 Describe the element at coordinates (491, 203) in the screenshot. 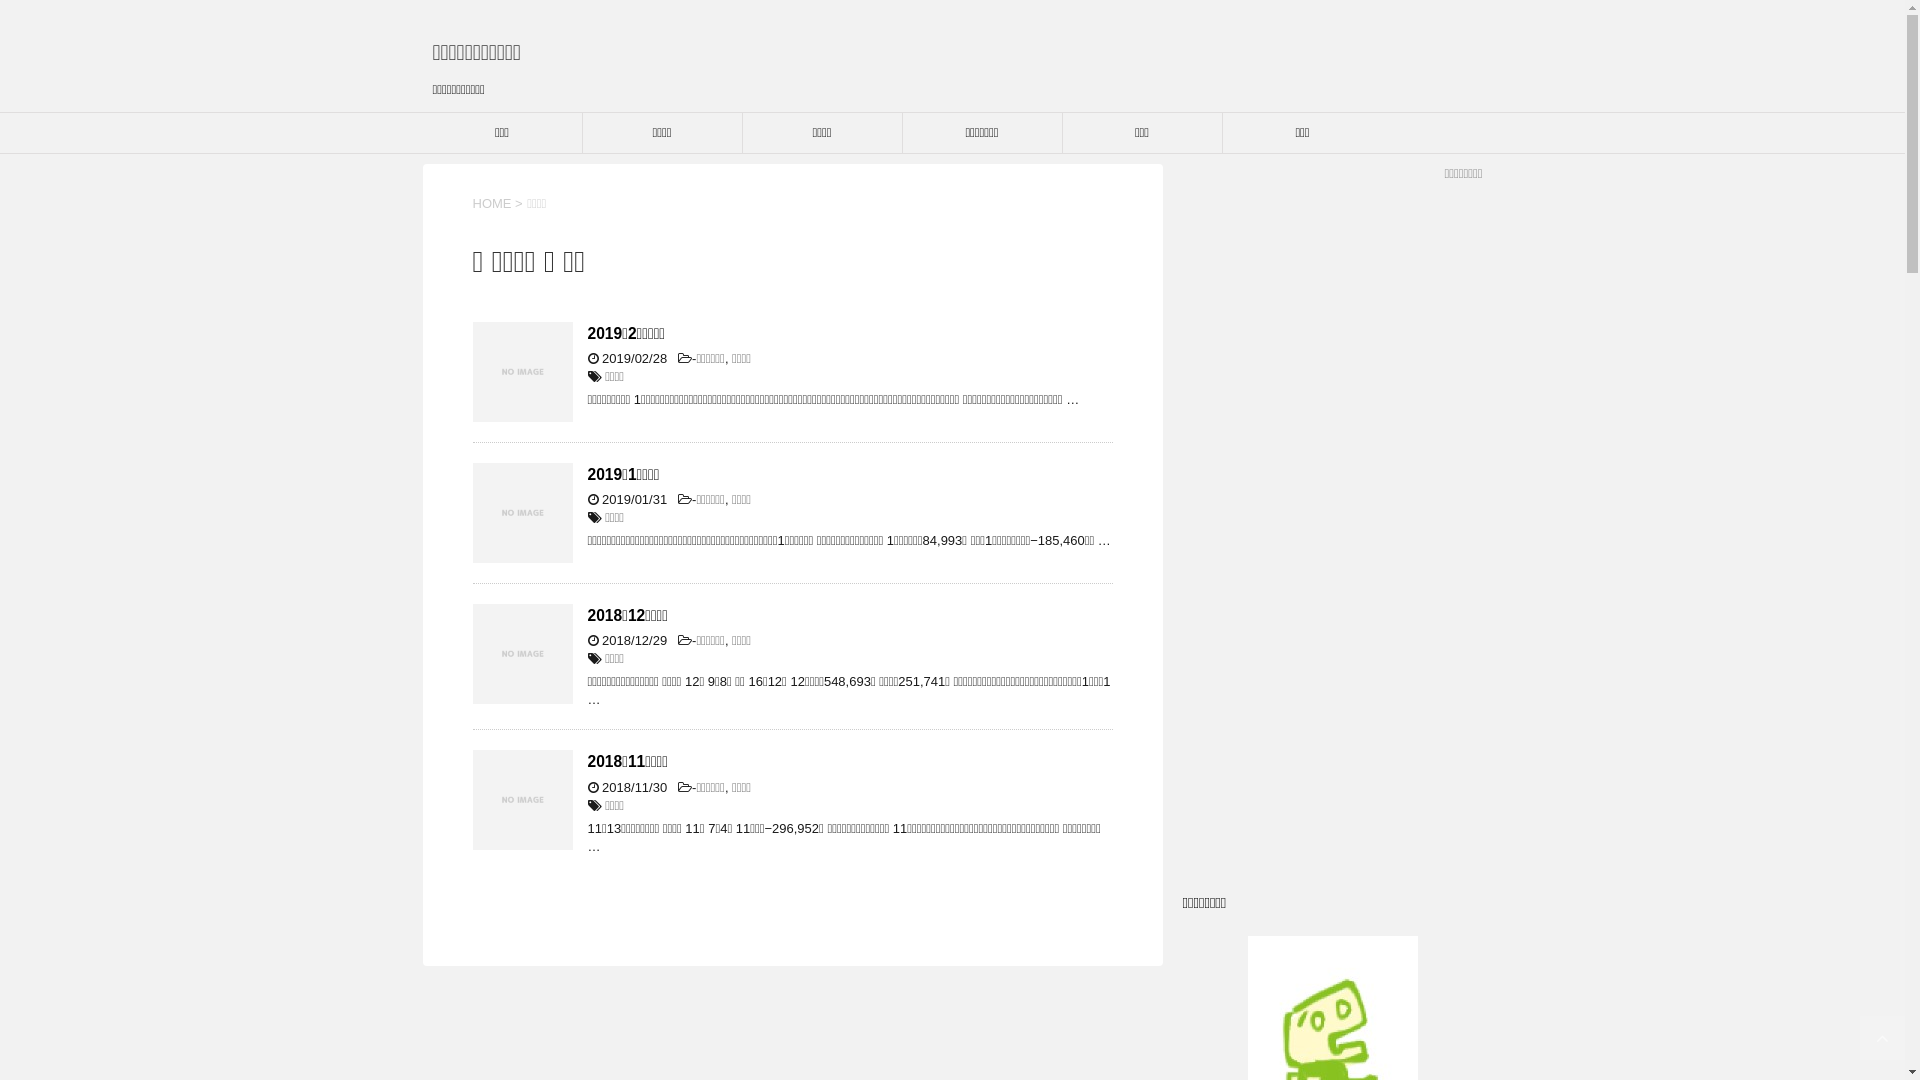

I see `'HOME'` at that location.